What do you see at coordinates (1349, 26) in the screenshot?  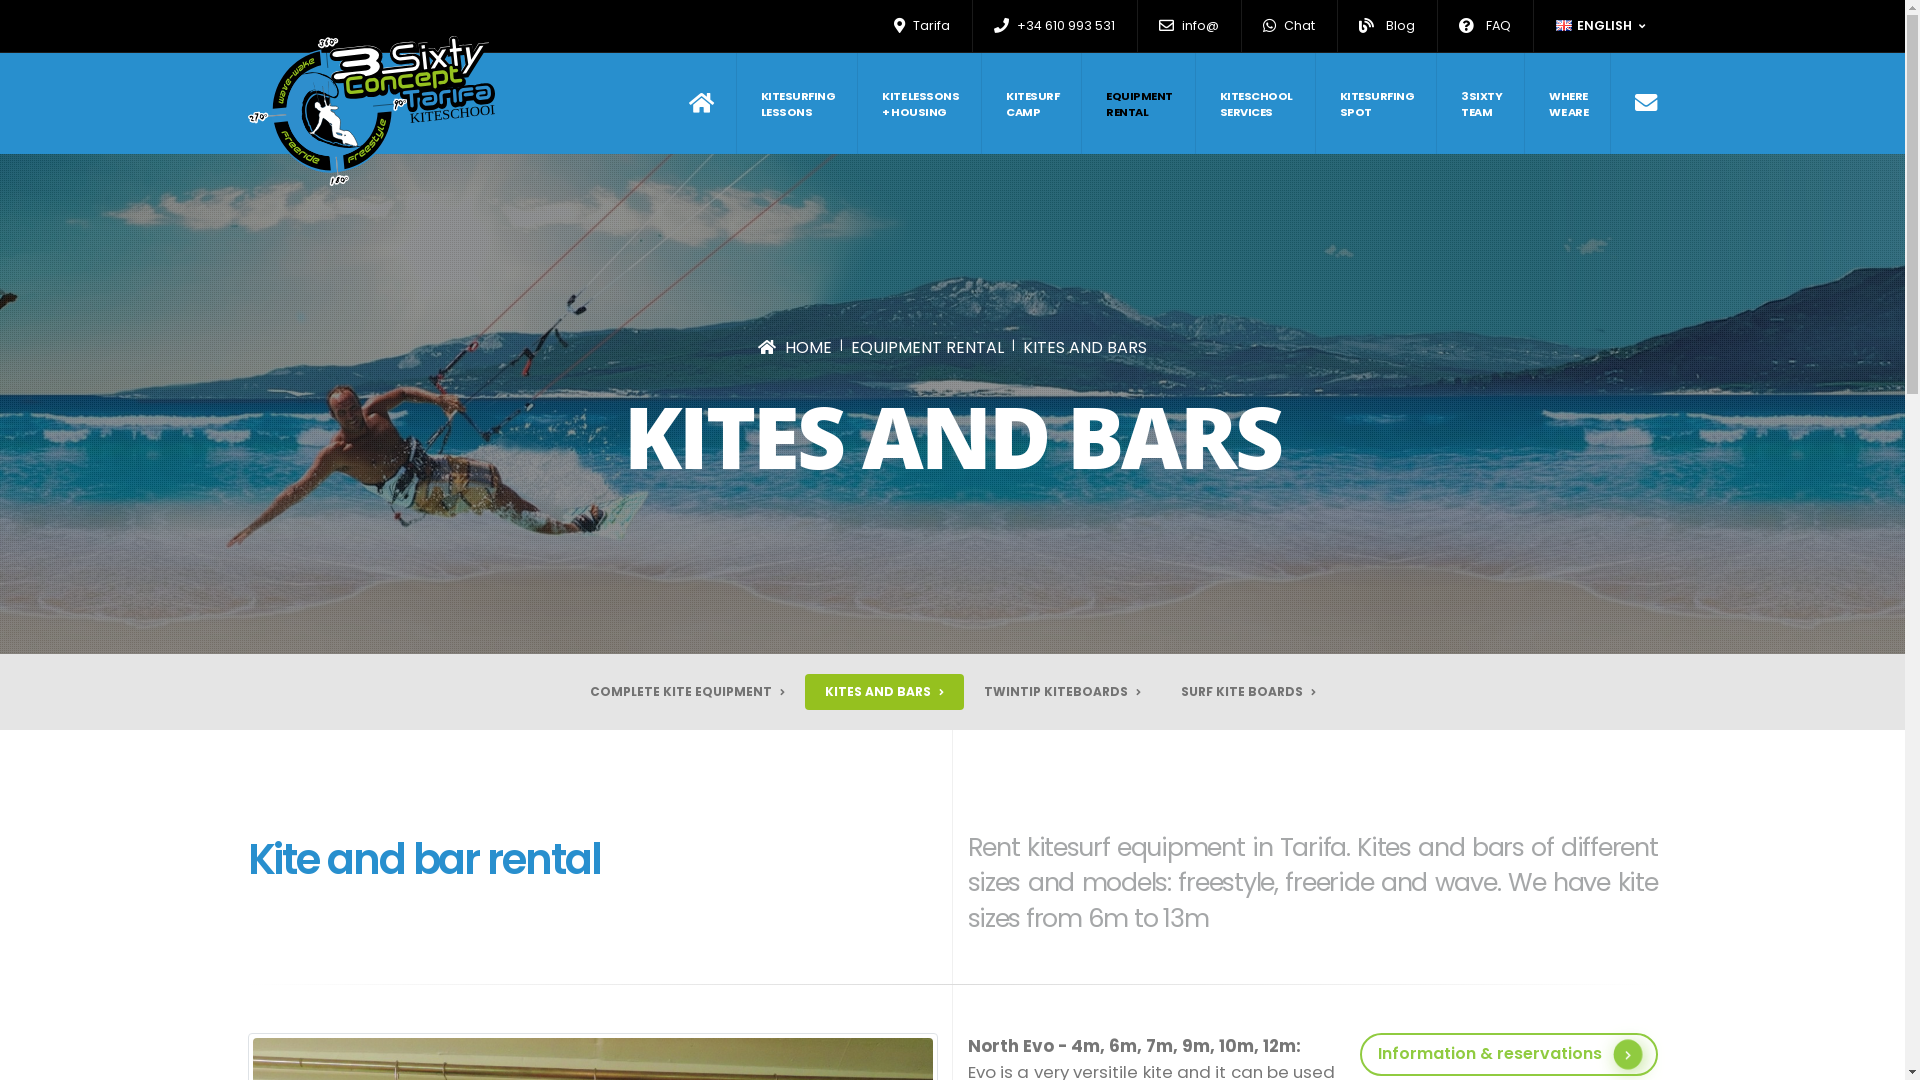 I see `'Blog'` at bounding box center [1349, 26].